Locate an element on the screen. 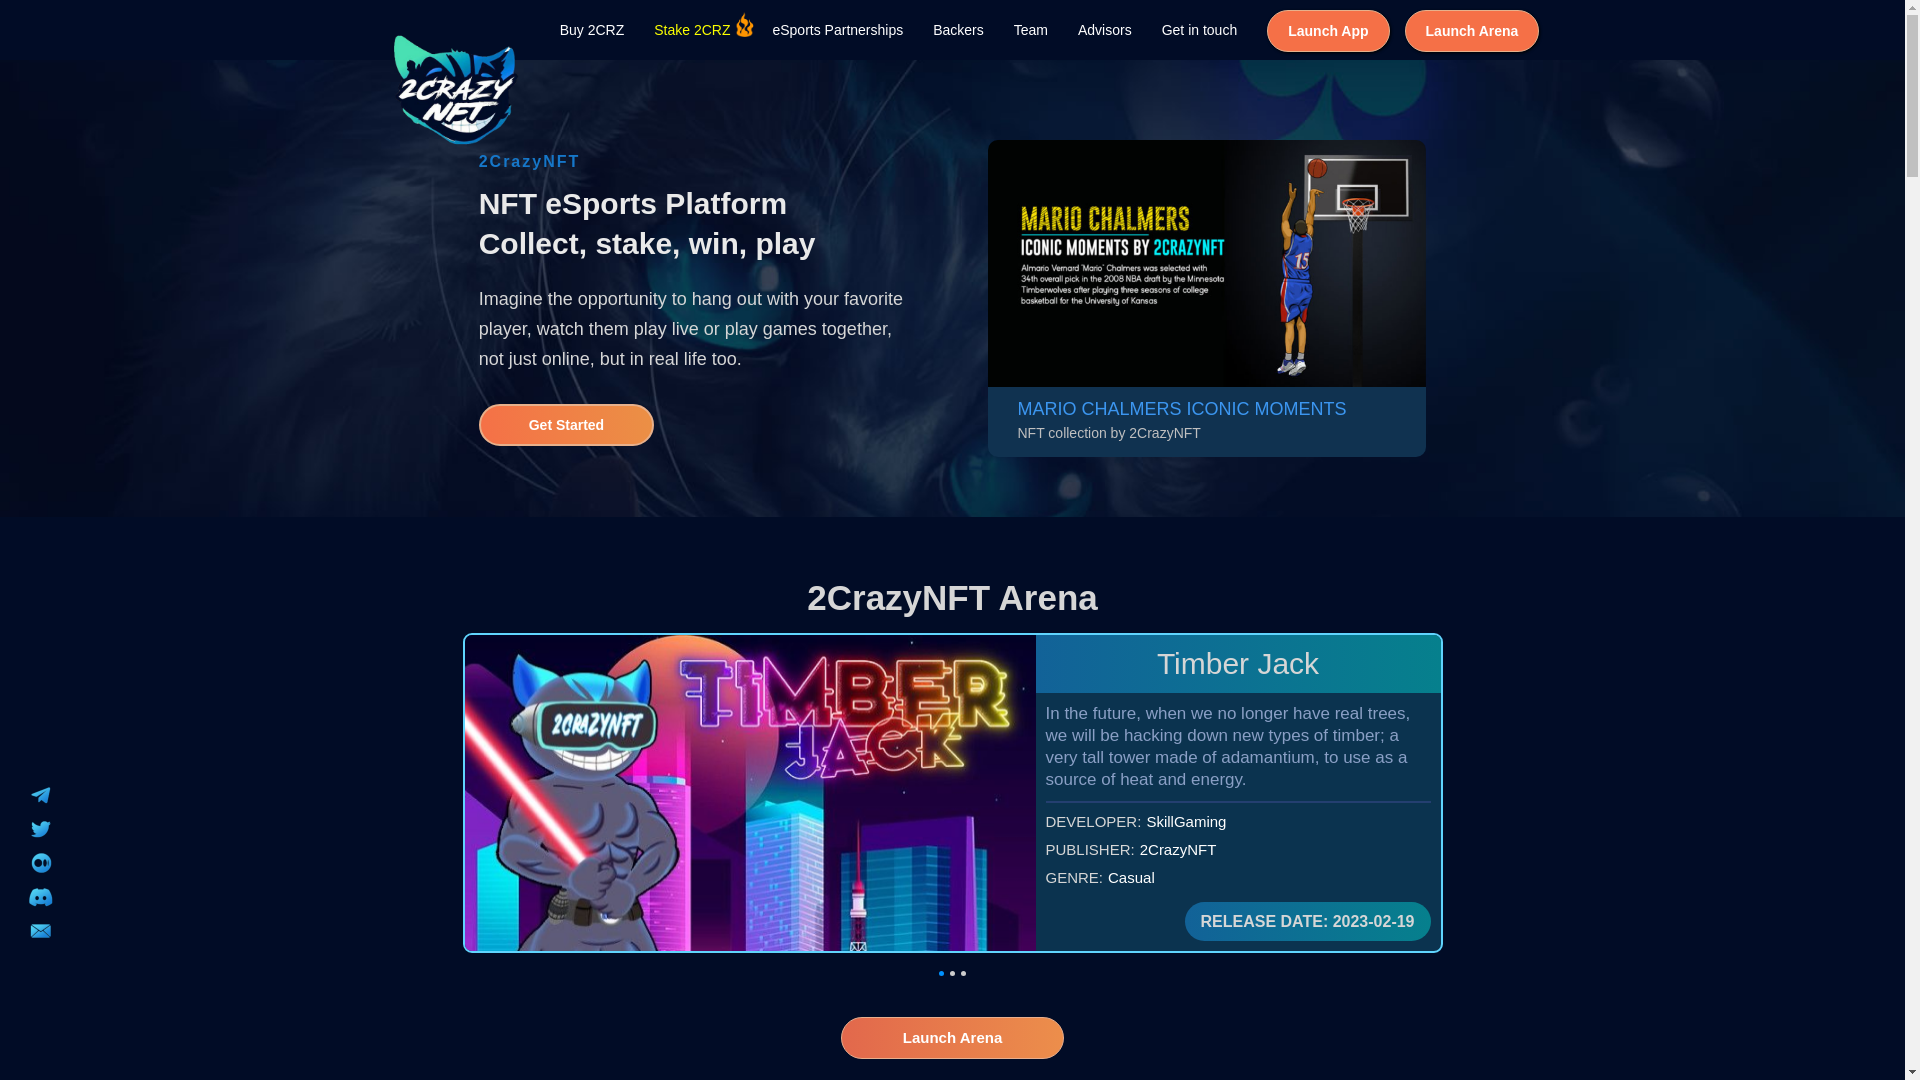 The height and width of the screenshot is (1080, 1920). 'Stake 2CRZ' is located at coordinates (691, 30).